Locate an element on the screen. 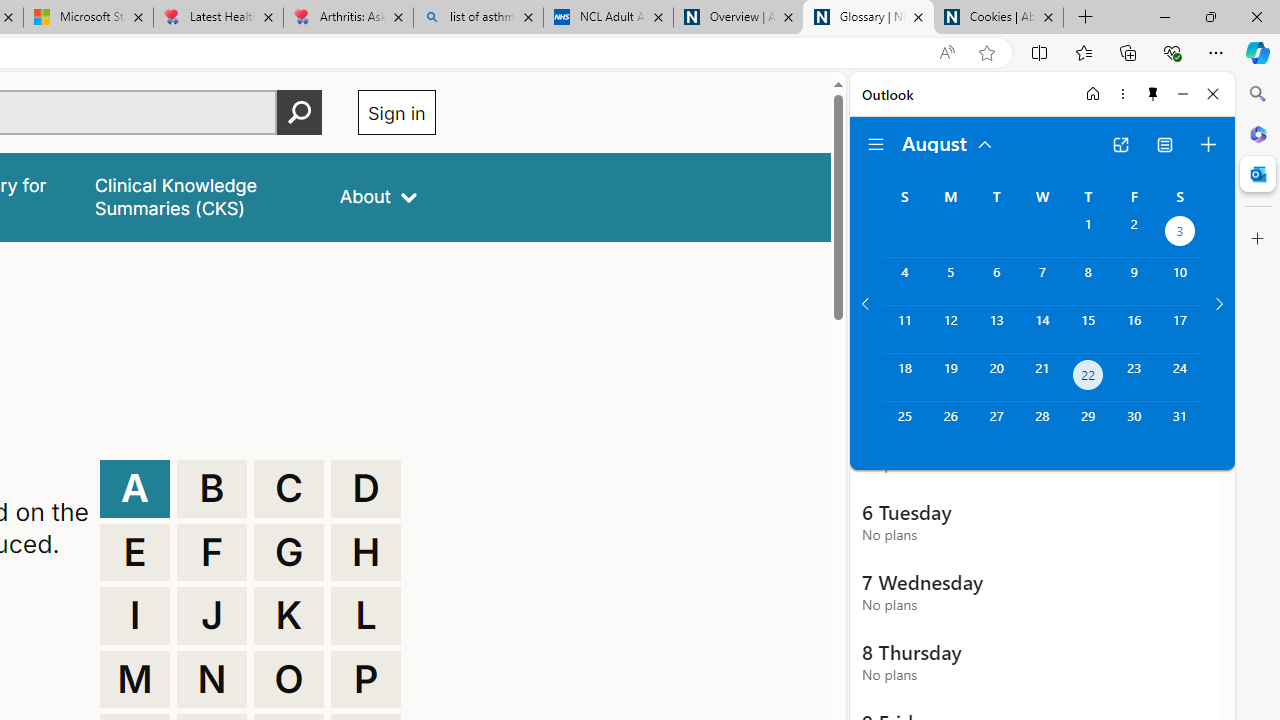  'Tuesday, August 6, 2024. ' is located at coordinates (996, 281).